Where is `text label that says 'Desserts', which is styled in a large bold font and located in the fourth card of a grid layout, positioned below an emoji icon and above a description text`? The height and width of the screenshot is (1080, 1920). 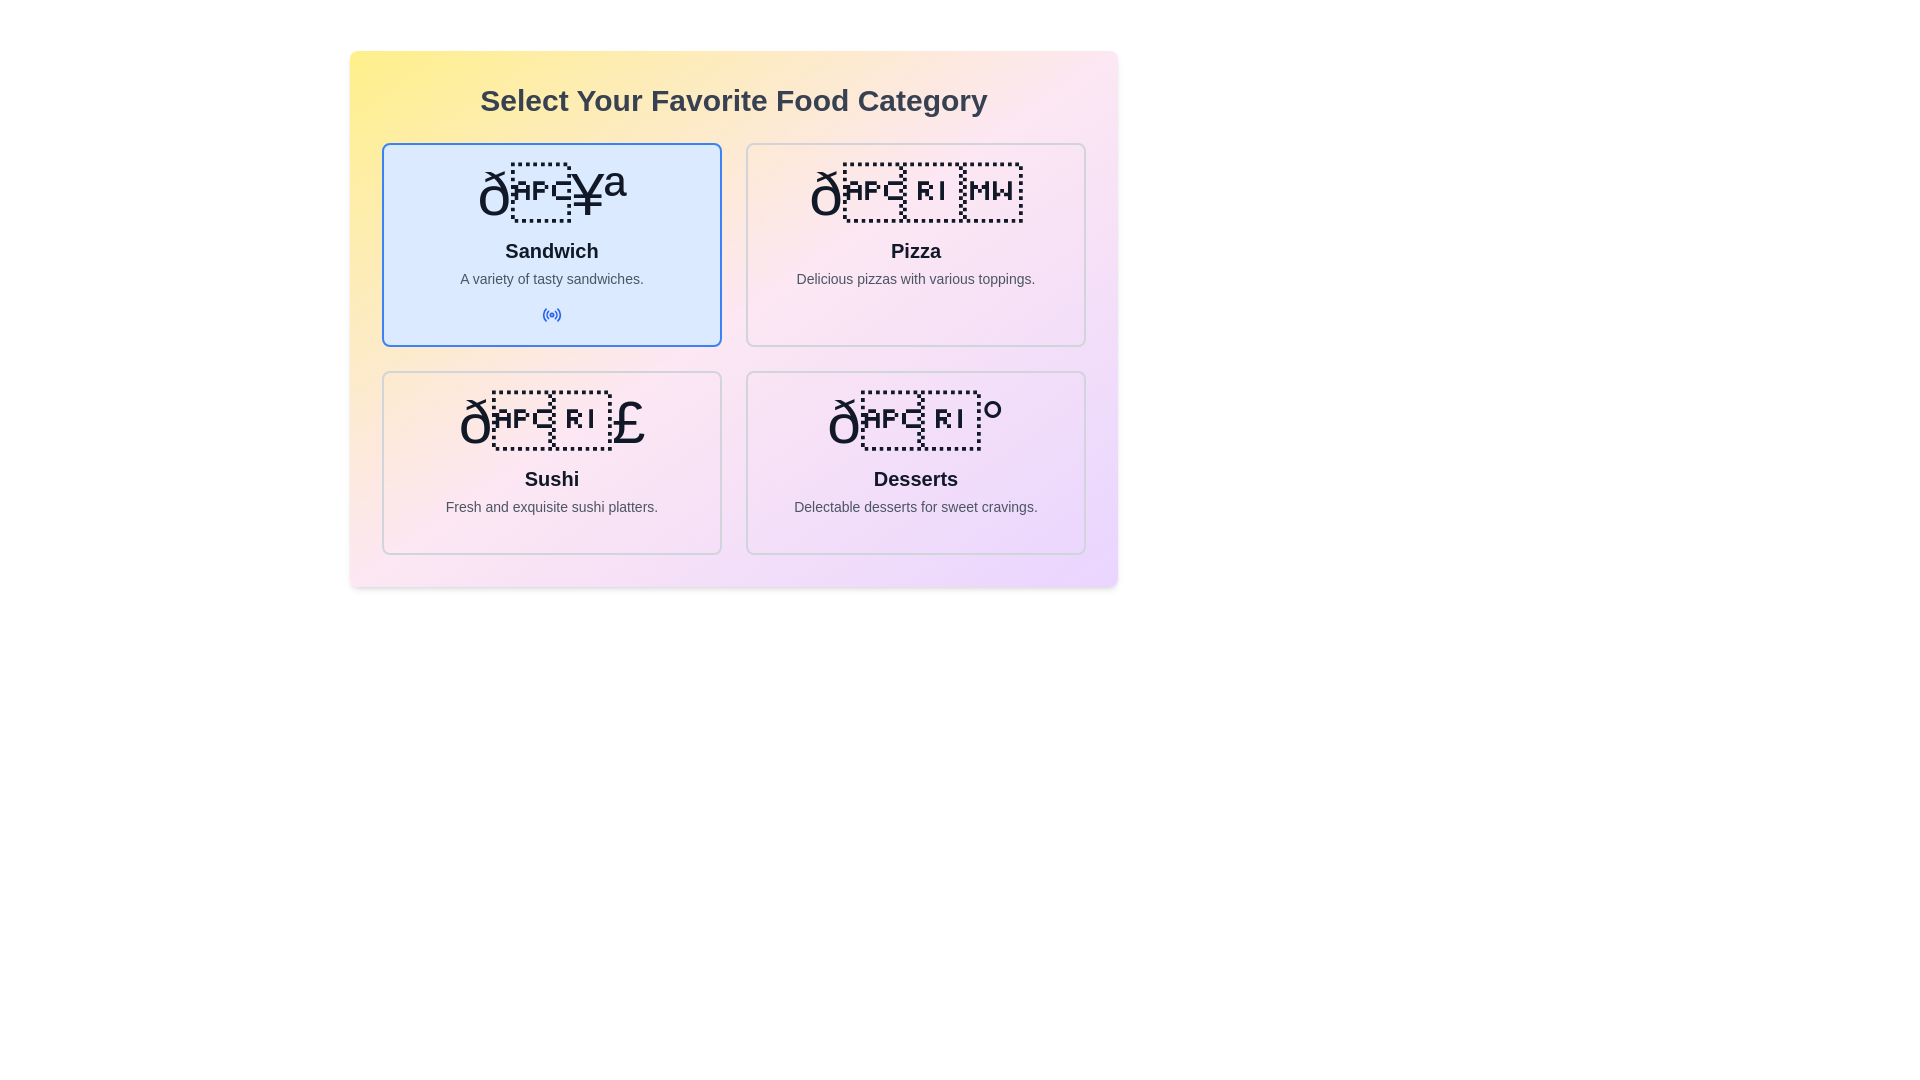
text label that says 'Desserts', which is styled in a large bold font and located in the fourth card of a grid layout, positioned below an emoji icon and above a description text is located at coordinates (915, 478).